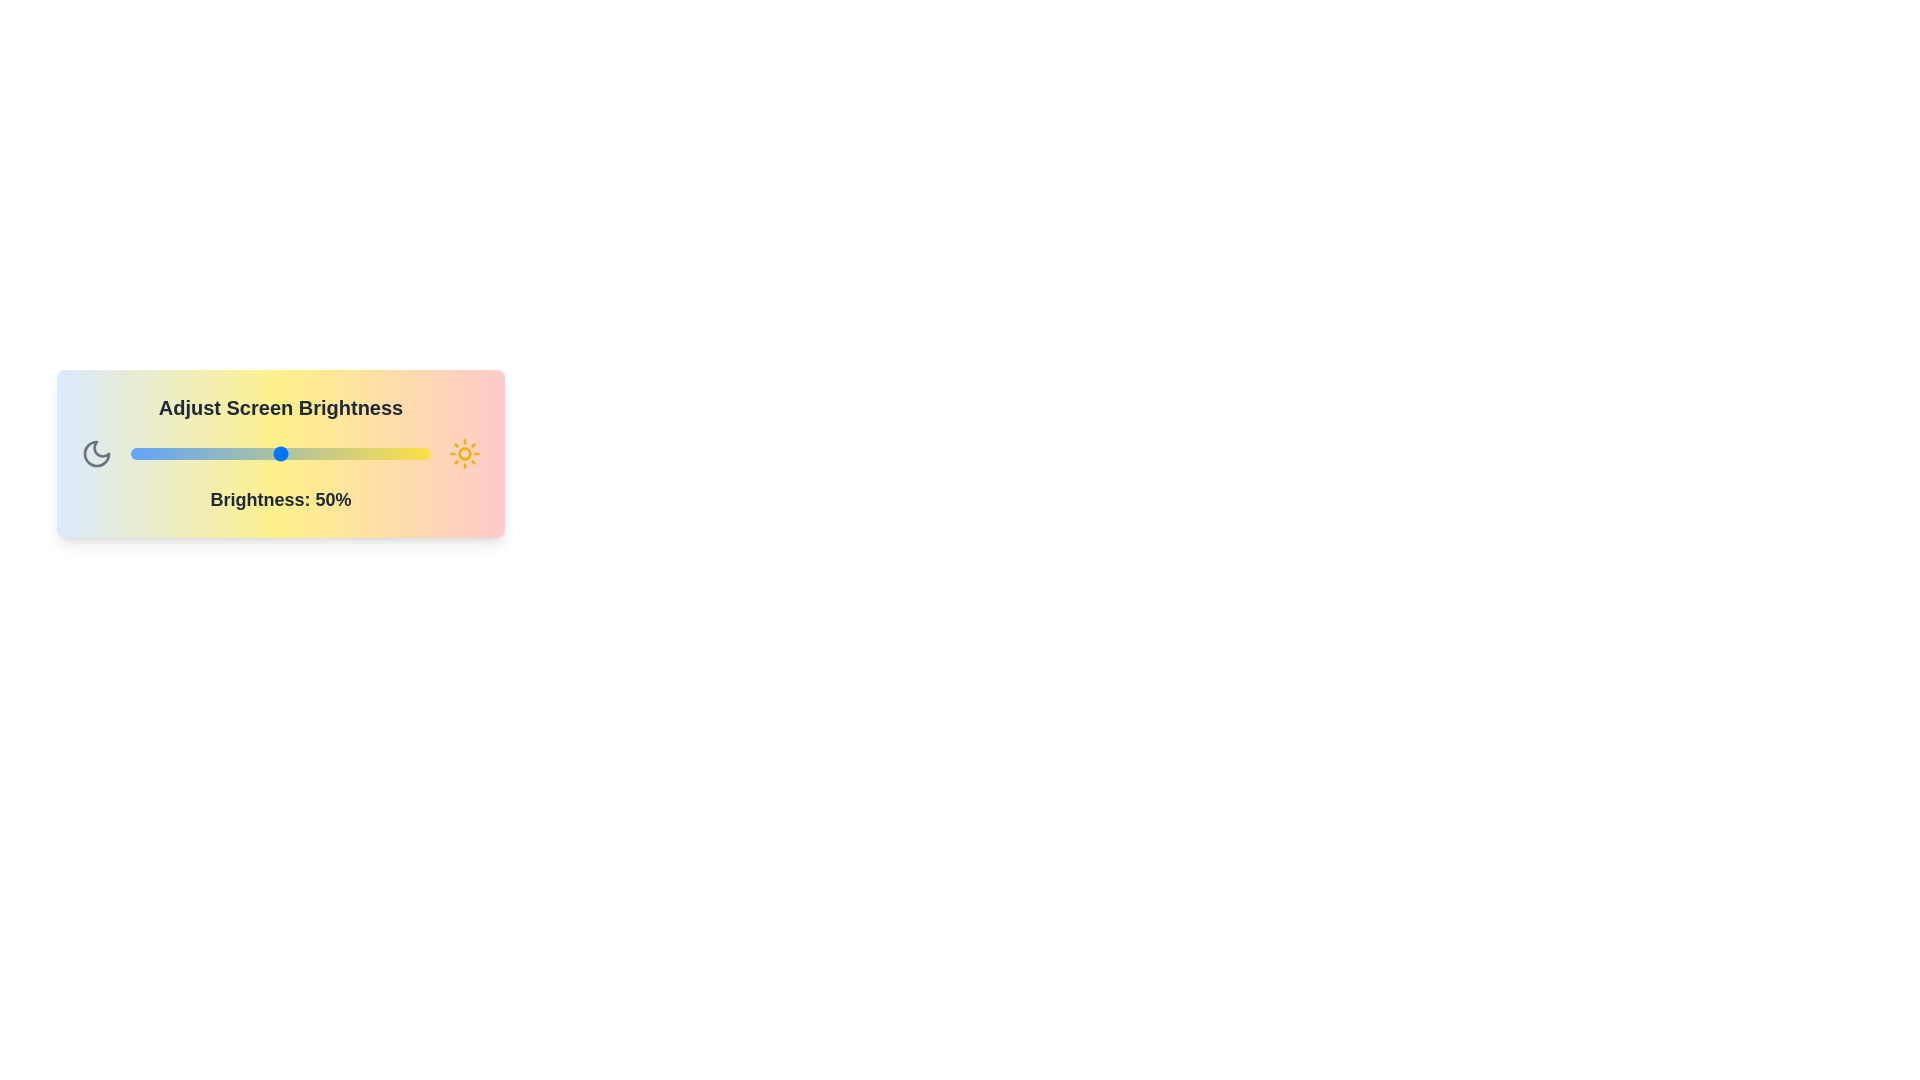 Image resolution: width=1920 pixels, height=1080 pixels. What do you see at coordinates (95, 454) in the screenshot?
I see `the moon icon to toggle the brightness mode` at bounding box center [95, 454].